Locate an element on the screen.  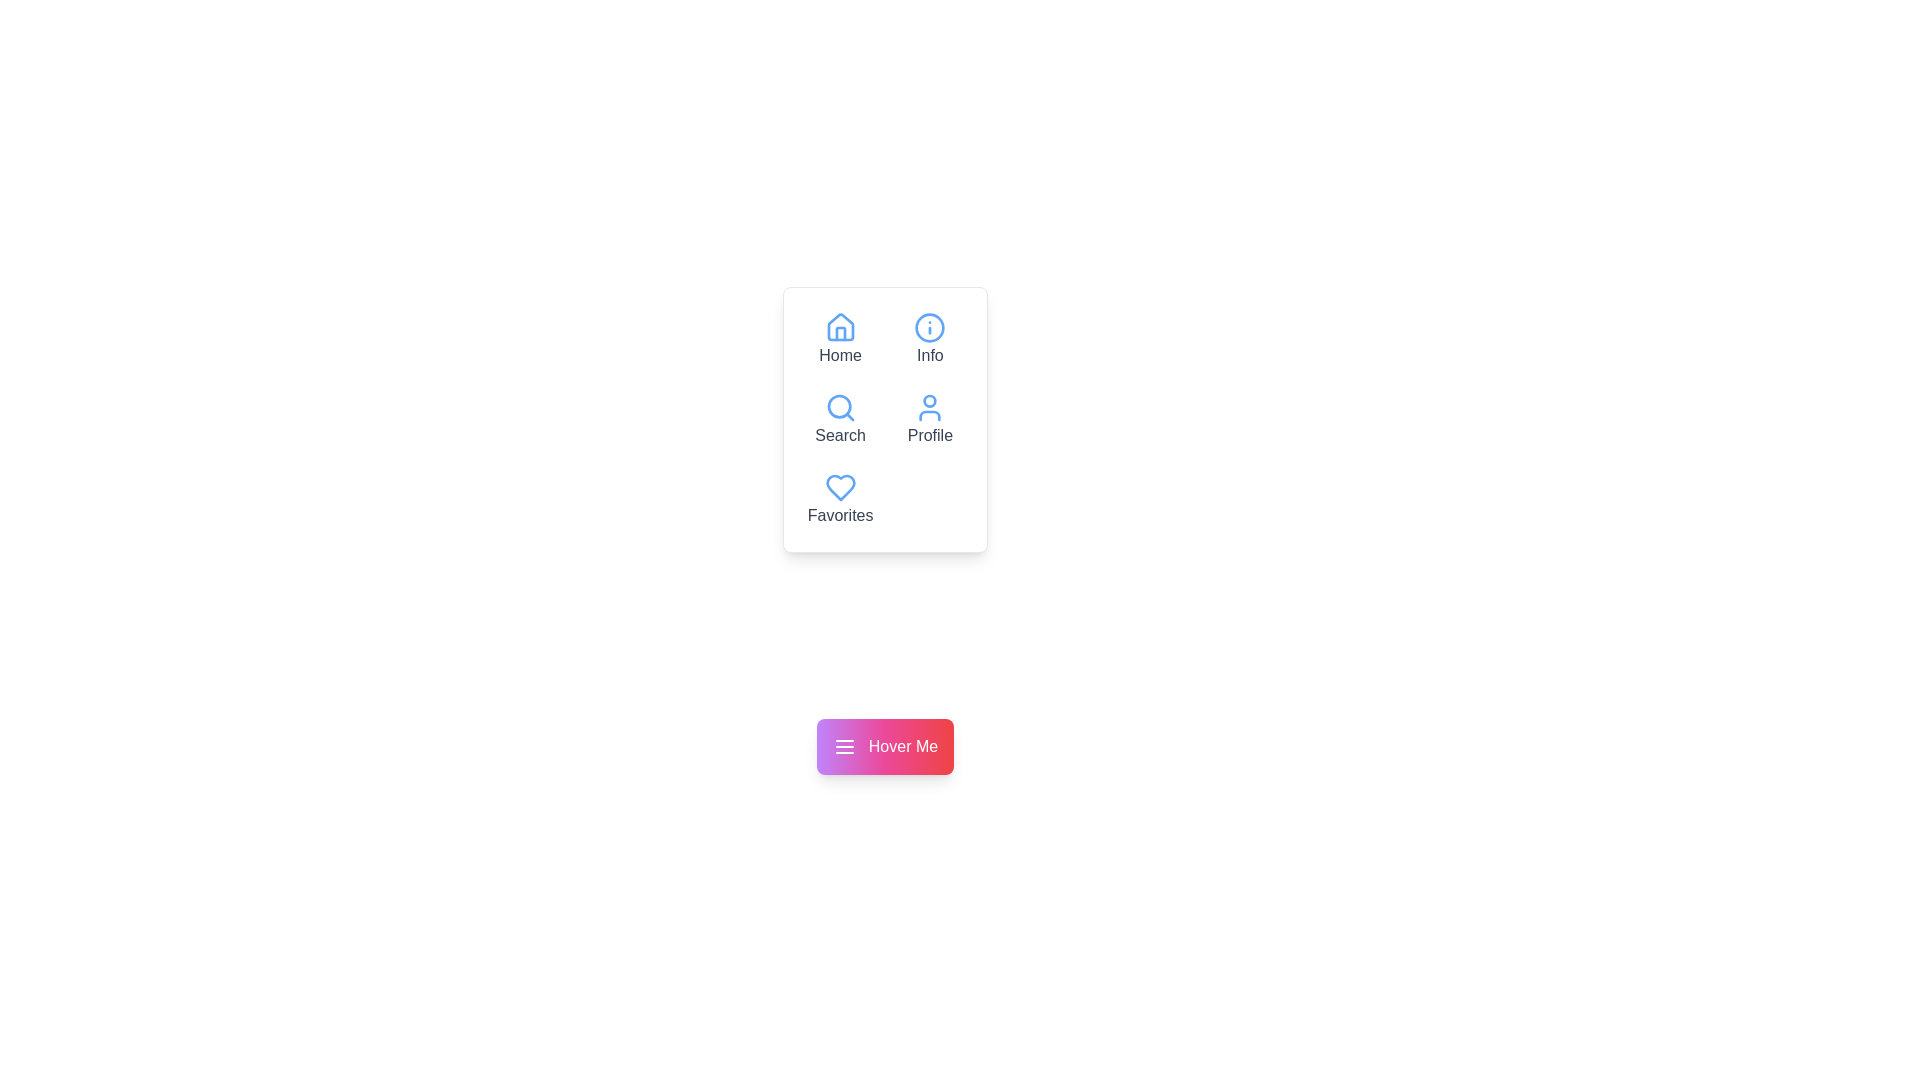
the blue house icon labeled 'Home' located at the top-left of the grid of options is located at coordinates (840, 338).